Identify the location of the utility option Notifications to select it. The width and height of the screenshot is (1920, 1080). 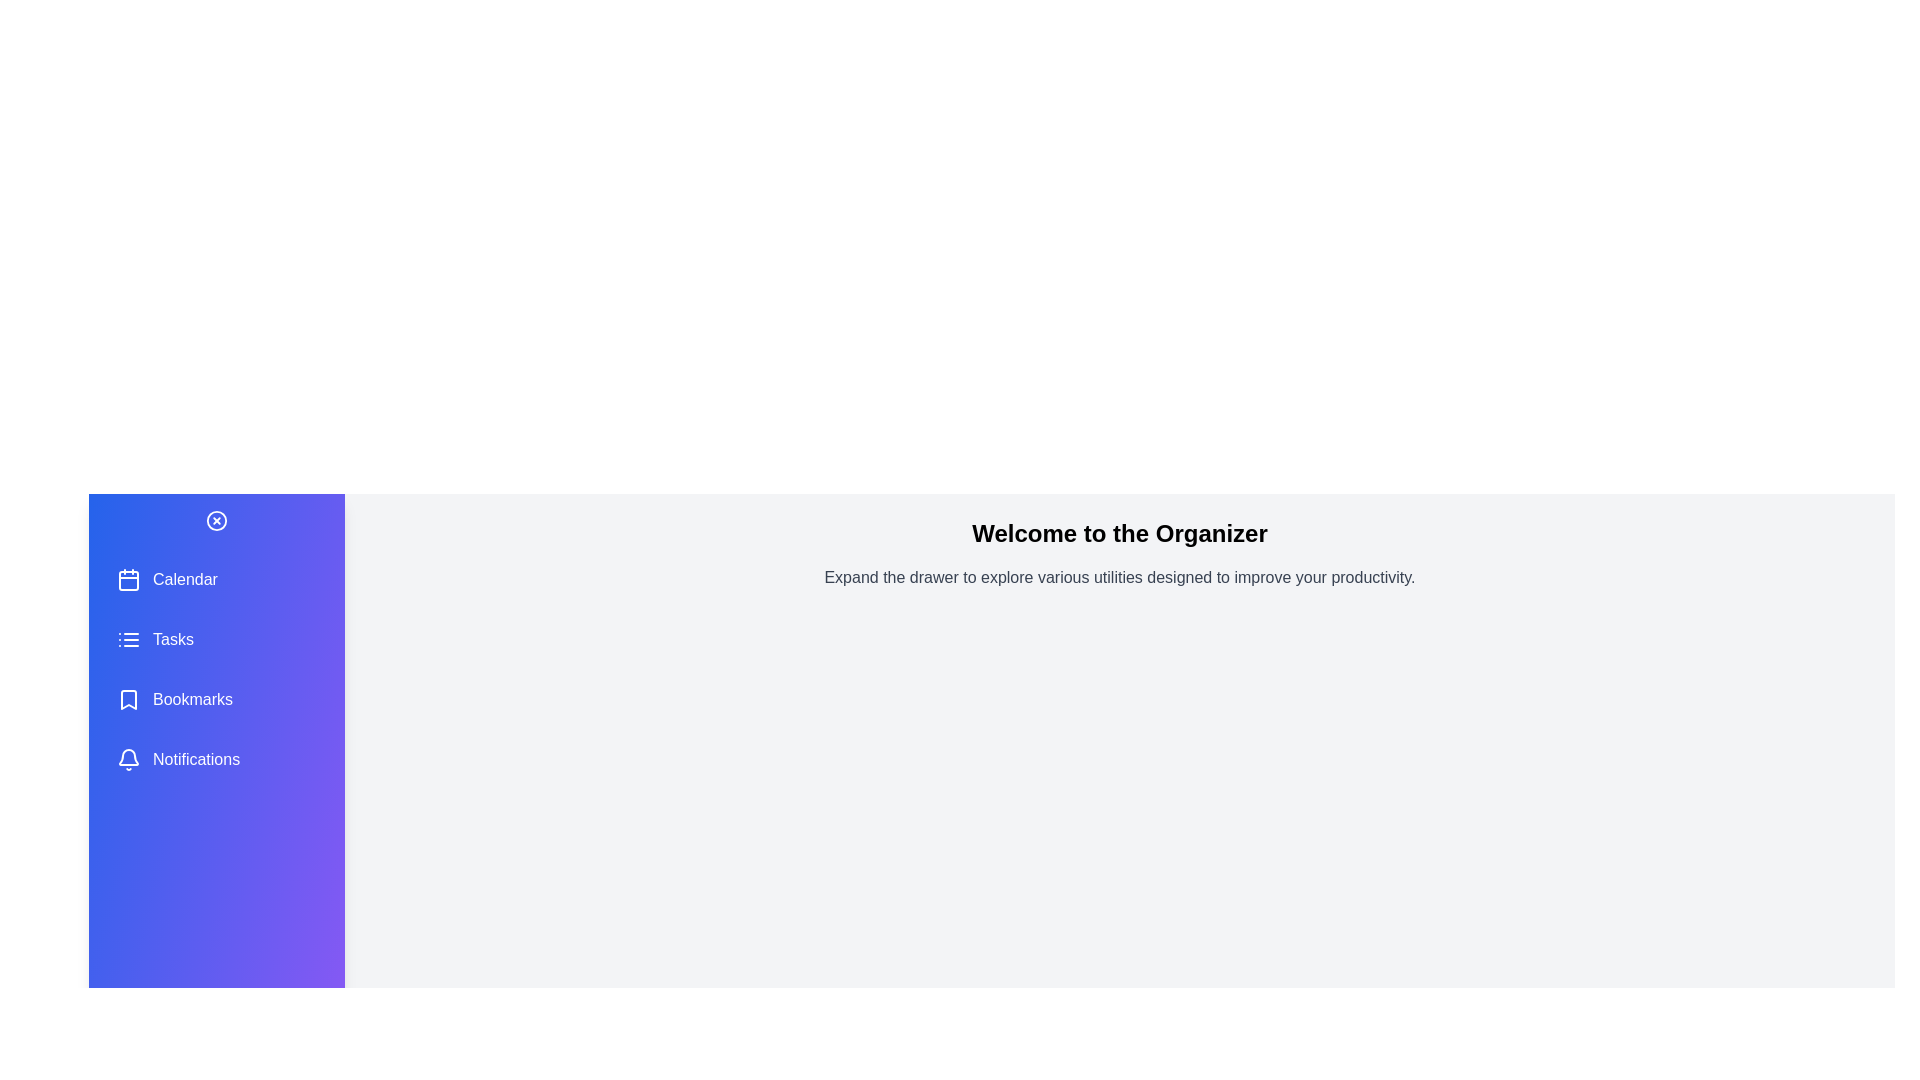
(216, 759).